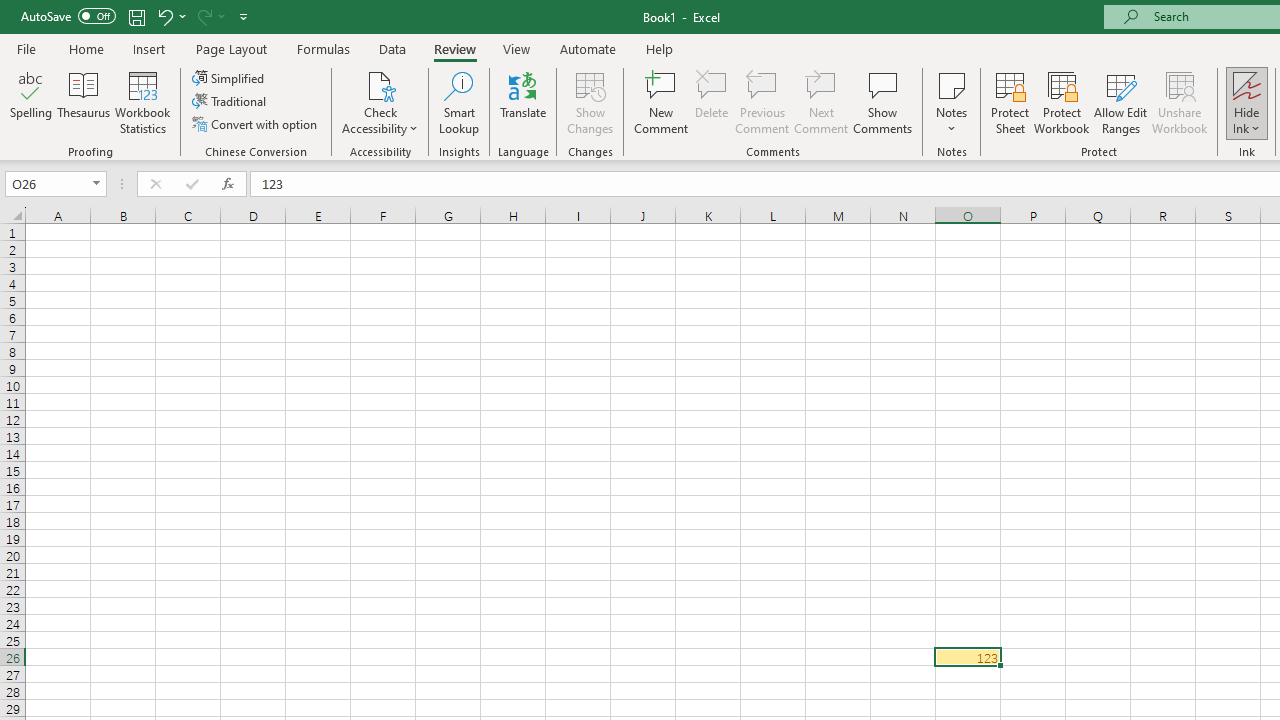 This screenshot has height=720, width=1280. Describe the element at coordinates (255, 124) in the screenshot. I see `'Convert with option'` at that location.